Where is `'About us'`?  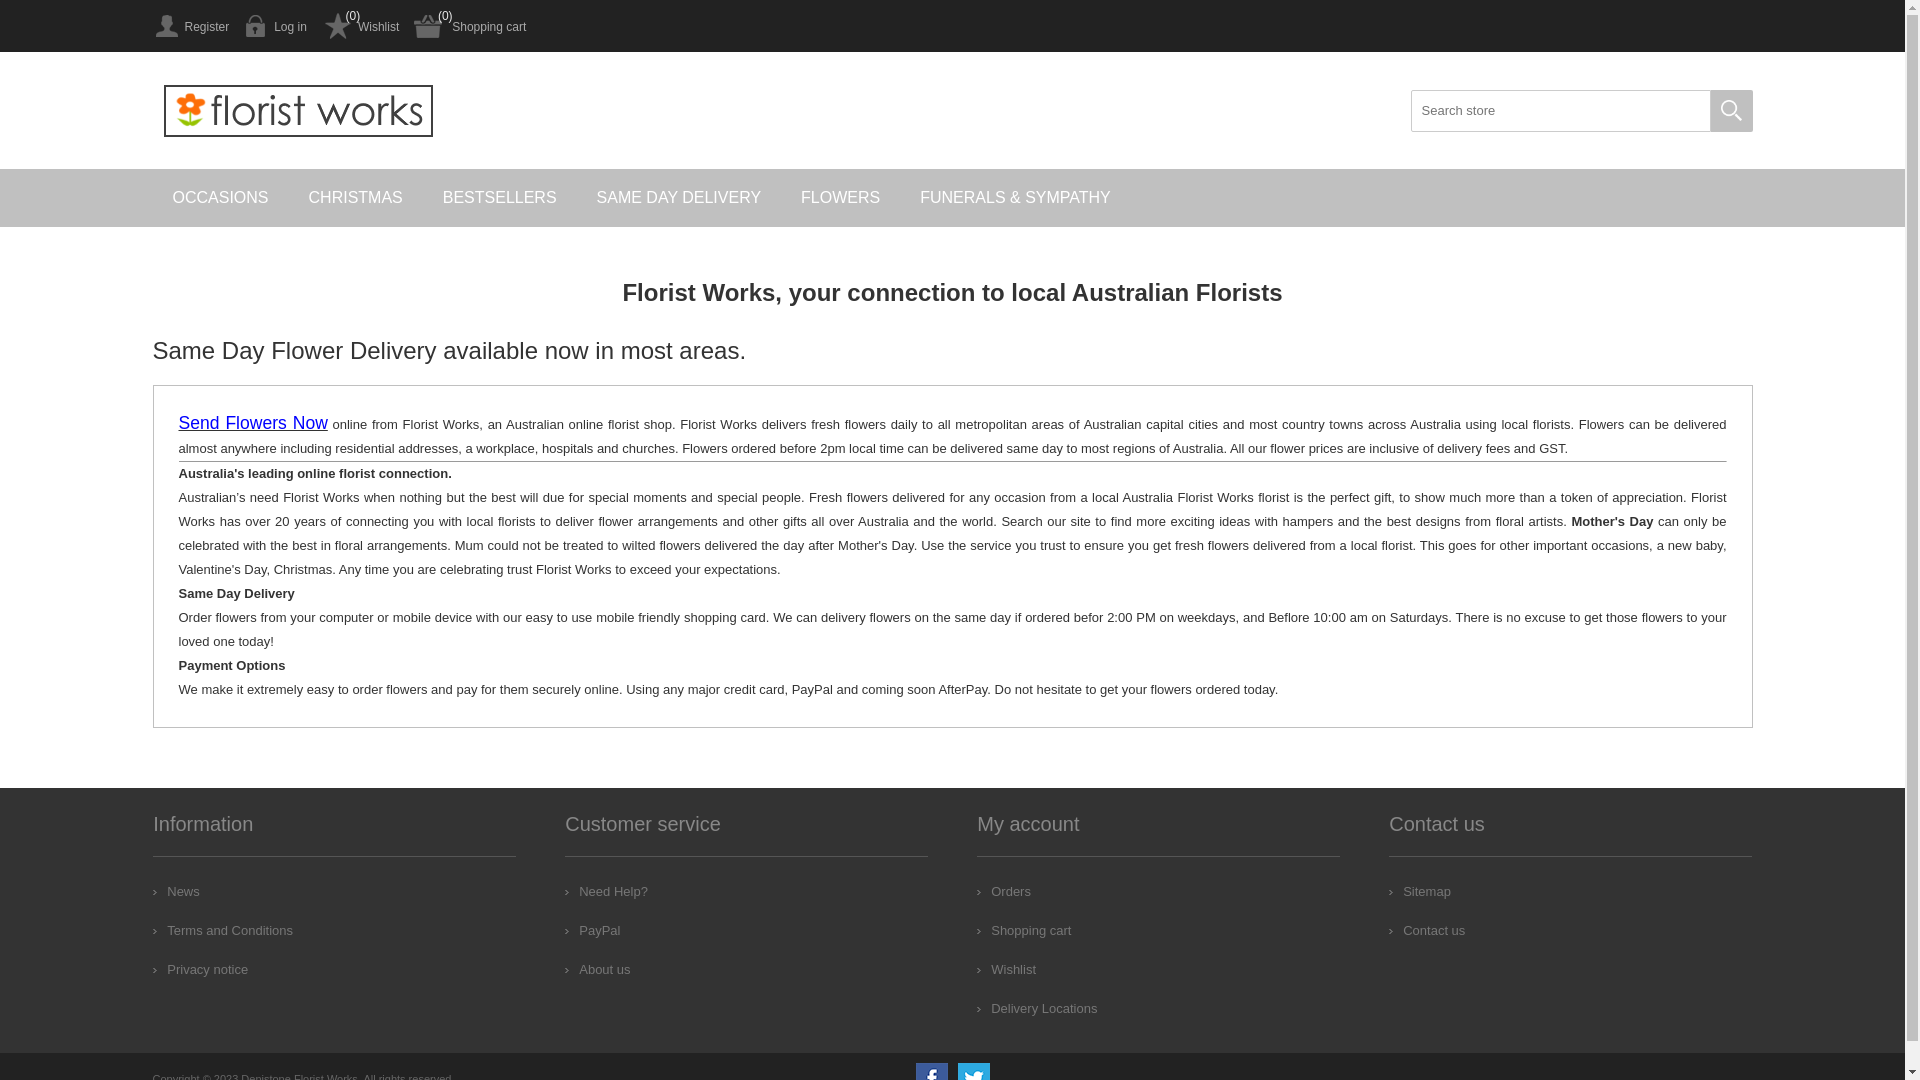
'About us' is located at coordinates (564, 968).